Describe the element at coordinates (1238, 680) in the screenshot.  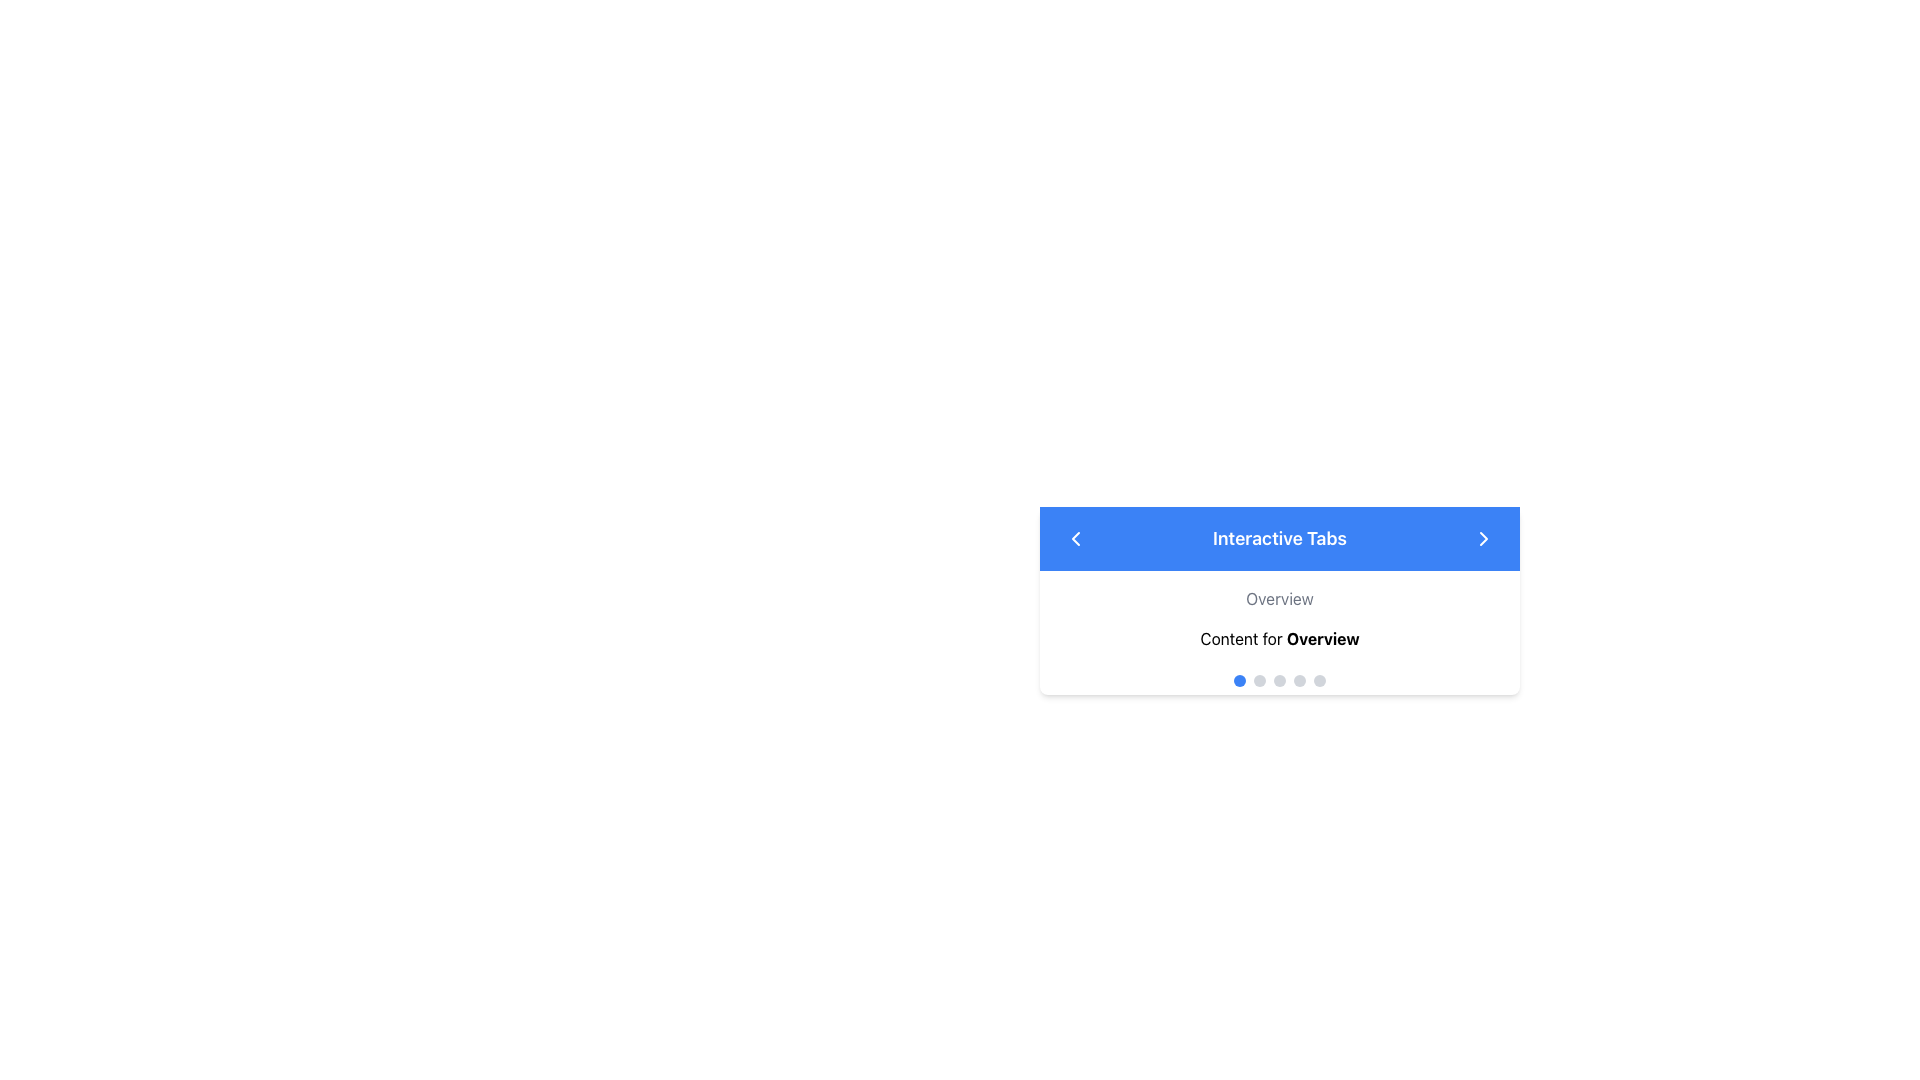
I see `the first circular icon in the horizontal row of five icons located at the bottom-center of the card layout below the text 'Content for Overview'` at that location.